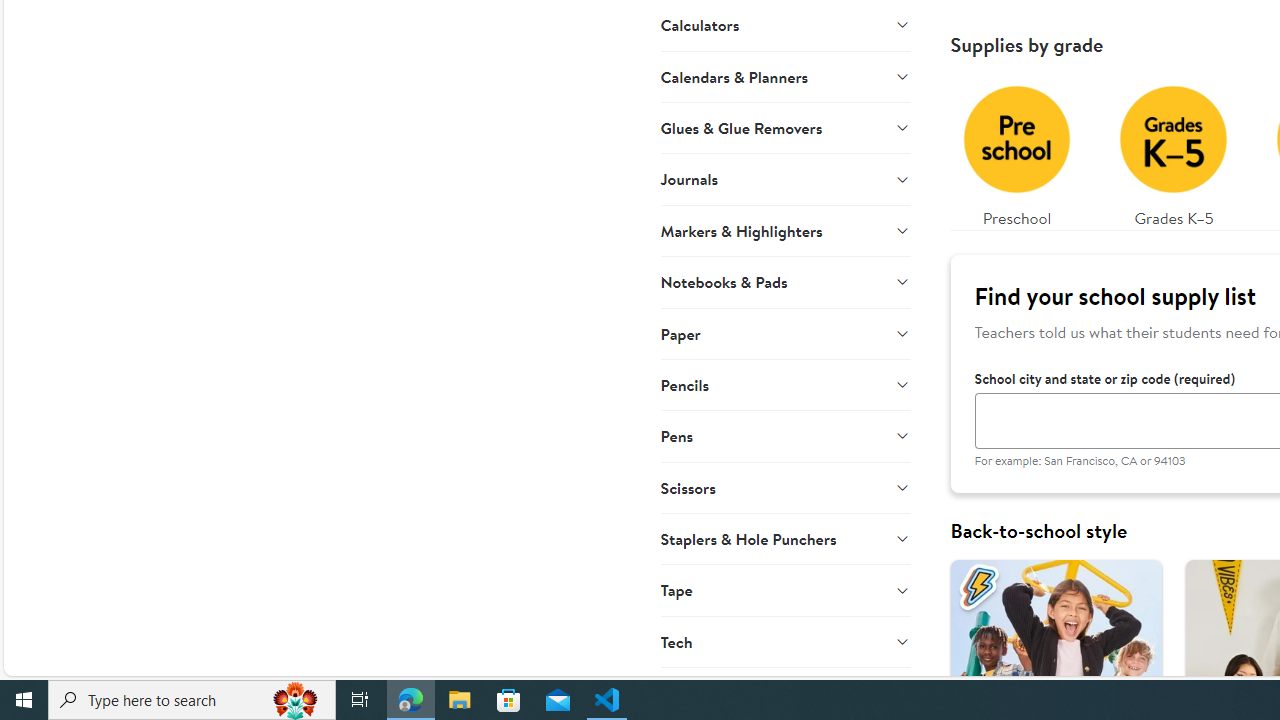  What do you see at coordinates (784, 434) in the screenshot?
I see `'Pens'` at bounding box center [784, 434].